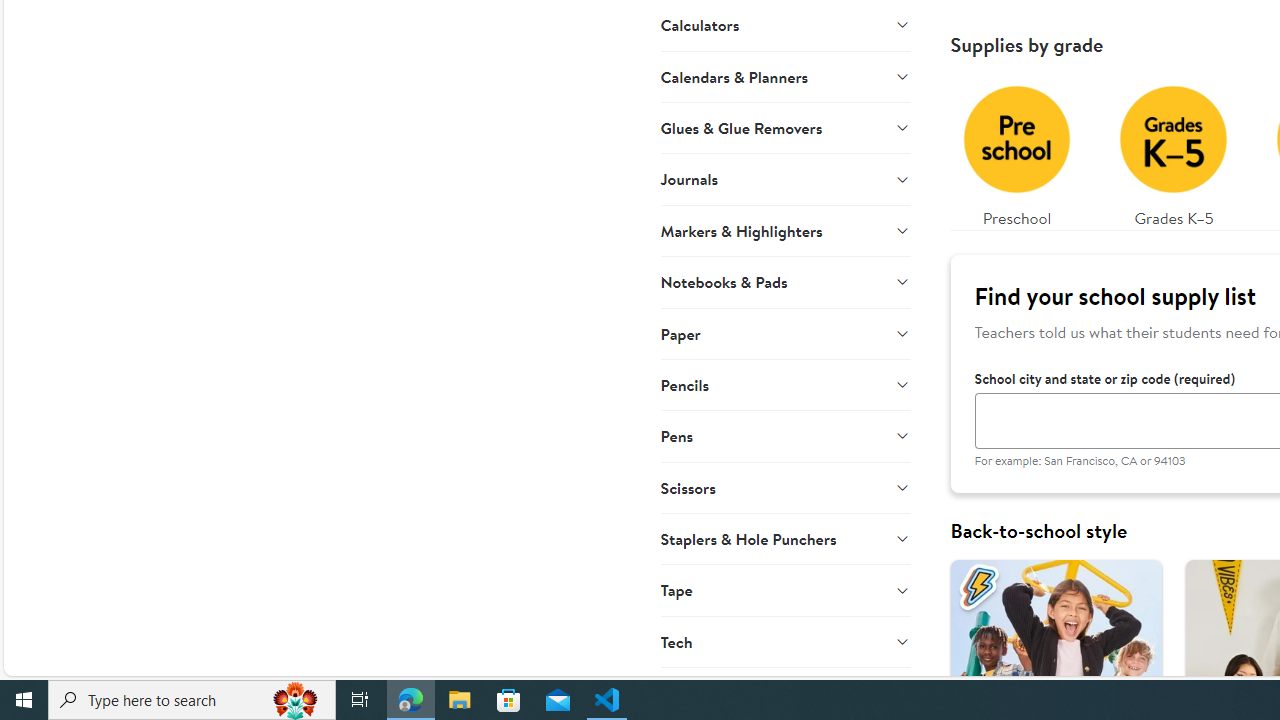  What do you see at coordinates (784, 434) in the screenshot?
I see `'Pens'` at bounding box center [784, 434].